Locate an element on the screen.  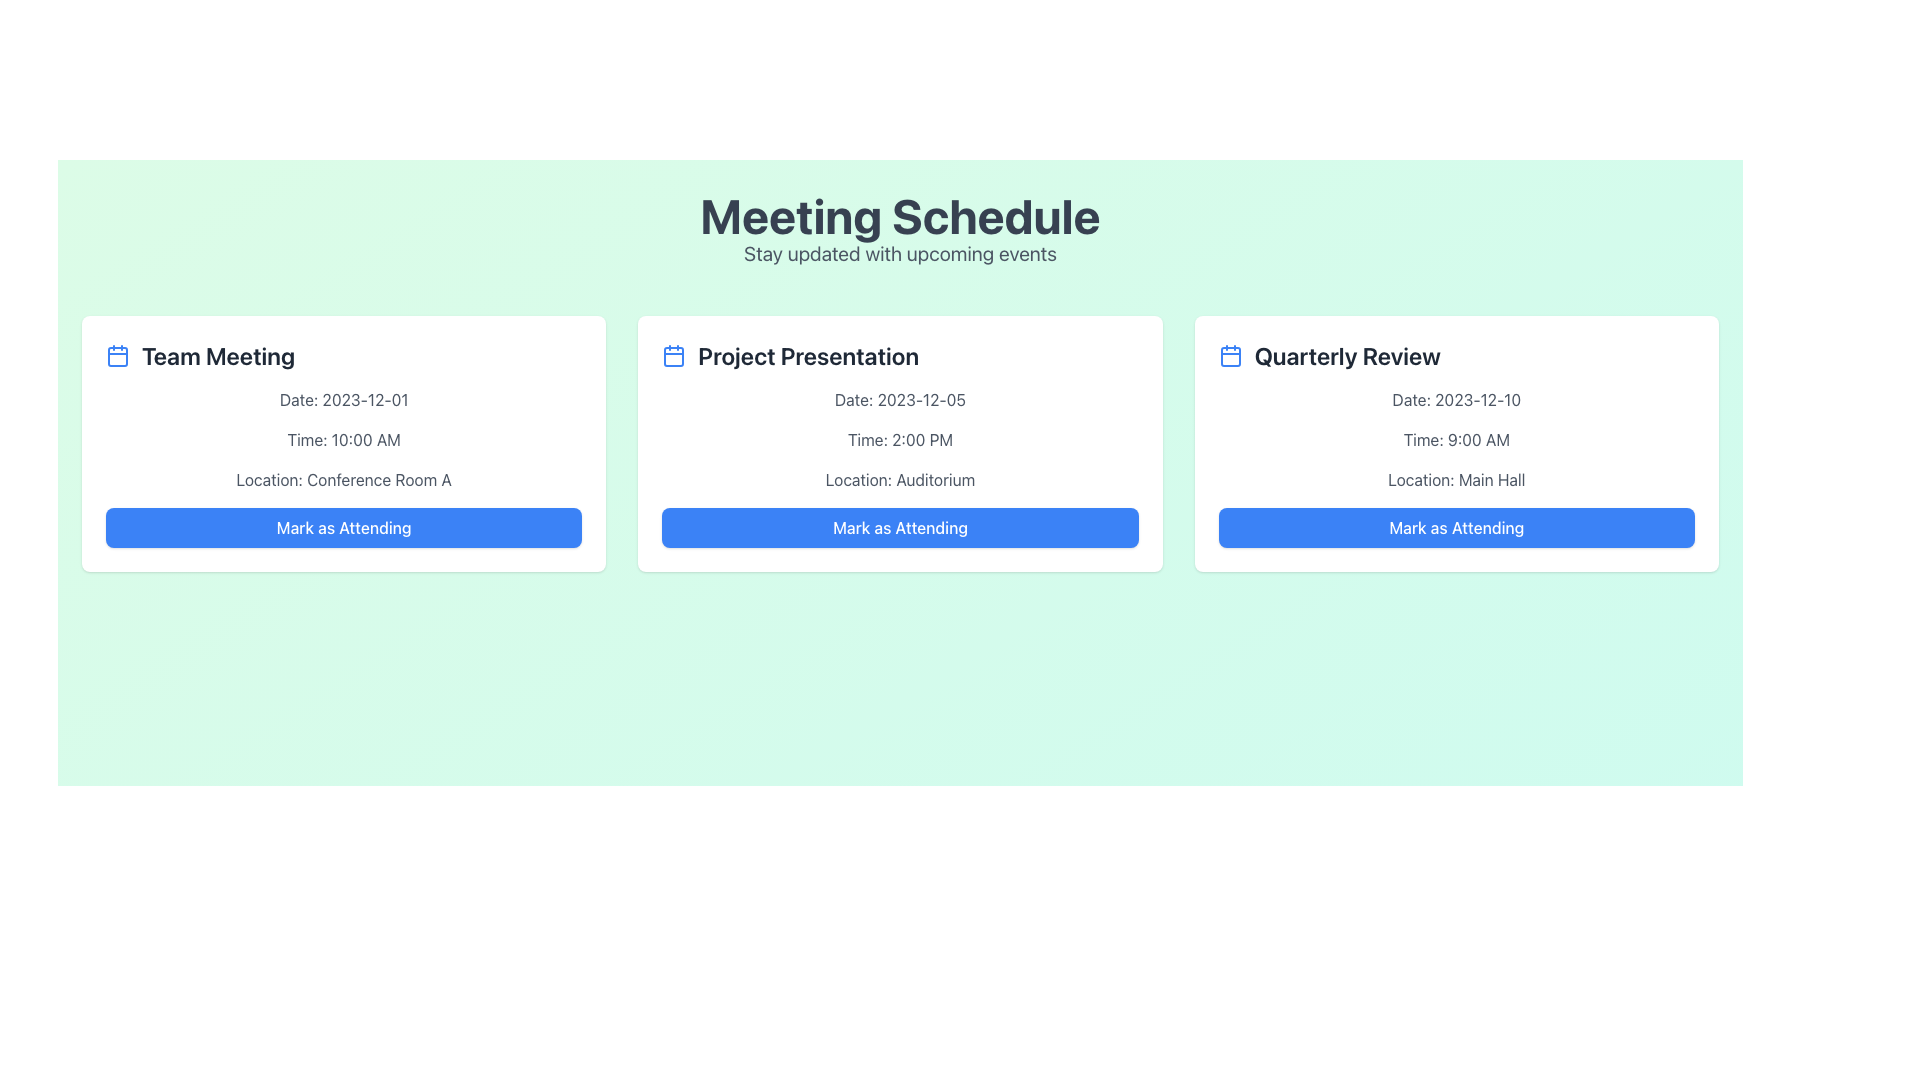
the rectangular box of the calendar icon which is part of the information box for 'Project Presentation' is located at coordinates (674, 356).